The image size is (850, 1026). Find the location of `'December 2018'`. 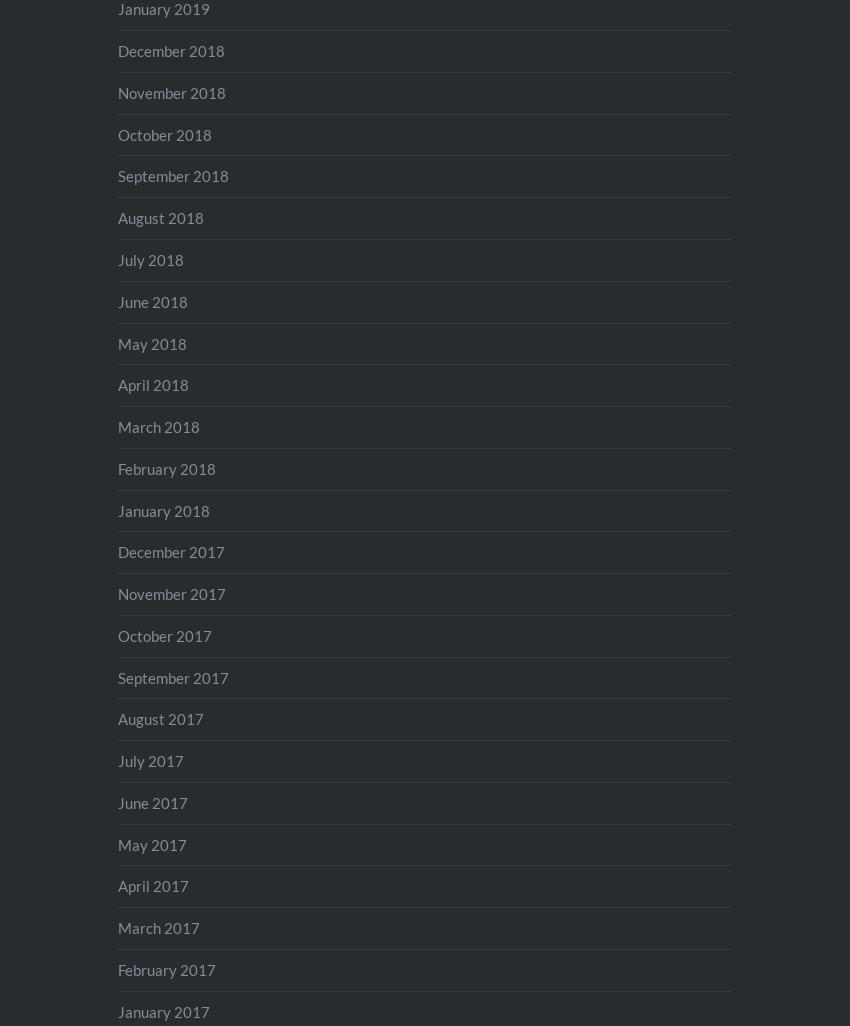

'December 2018' is located at coordinates (170, 50).